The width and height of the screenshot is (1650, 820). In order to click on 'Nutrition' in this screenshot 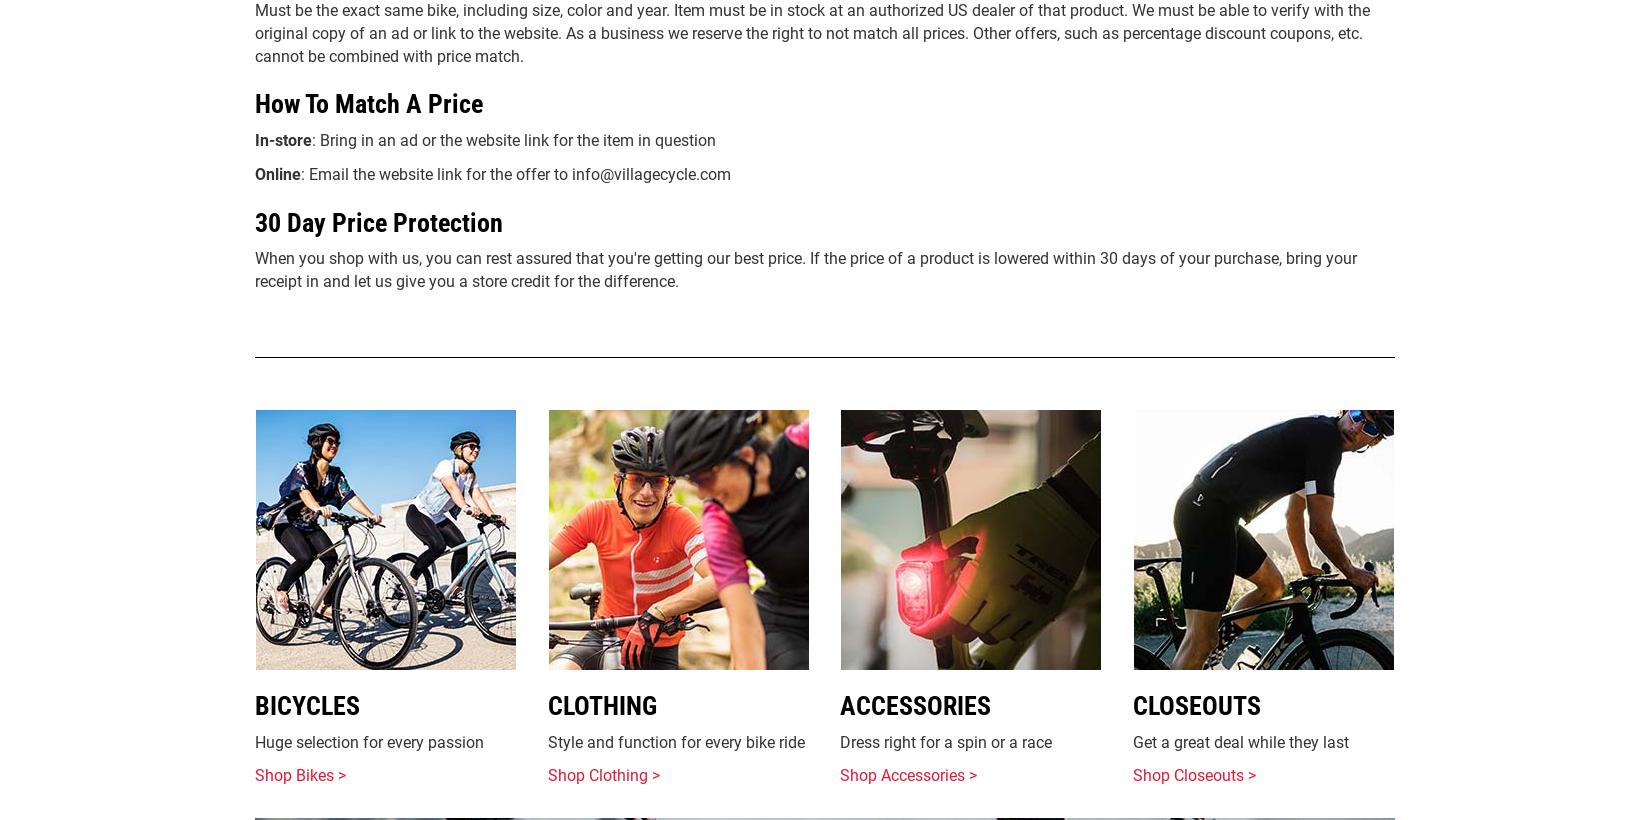, I will do `click(880, 115)`.